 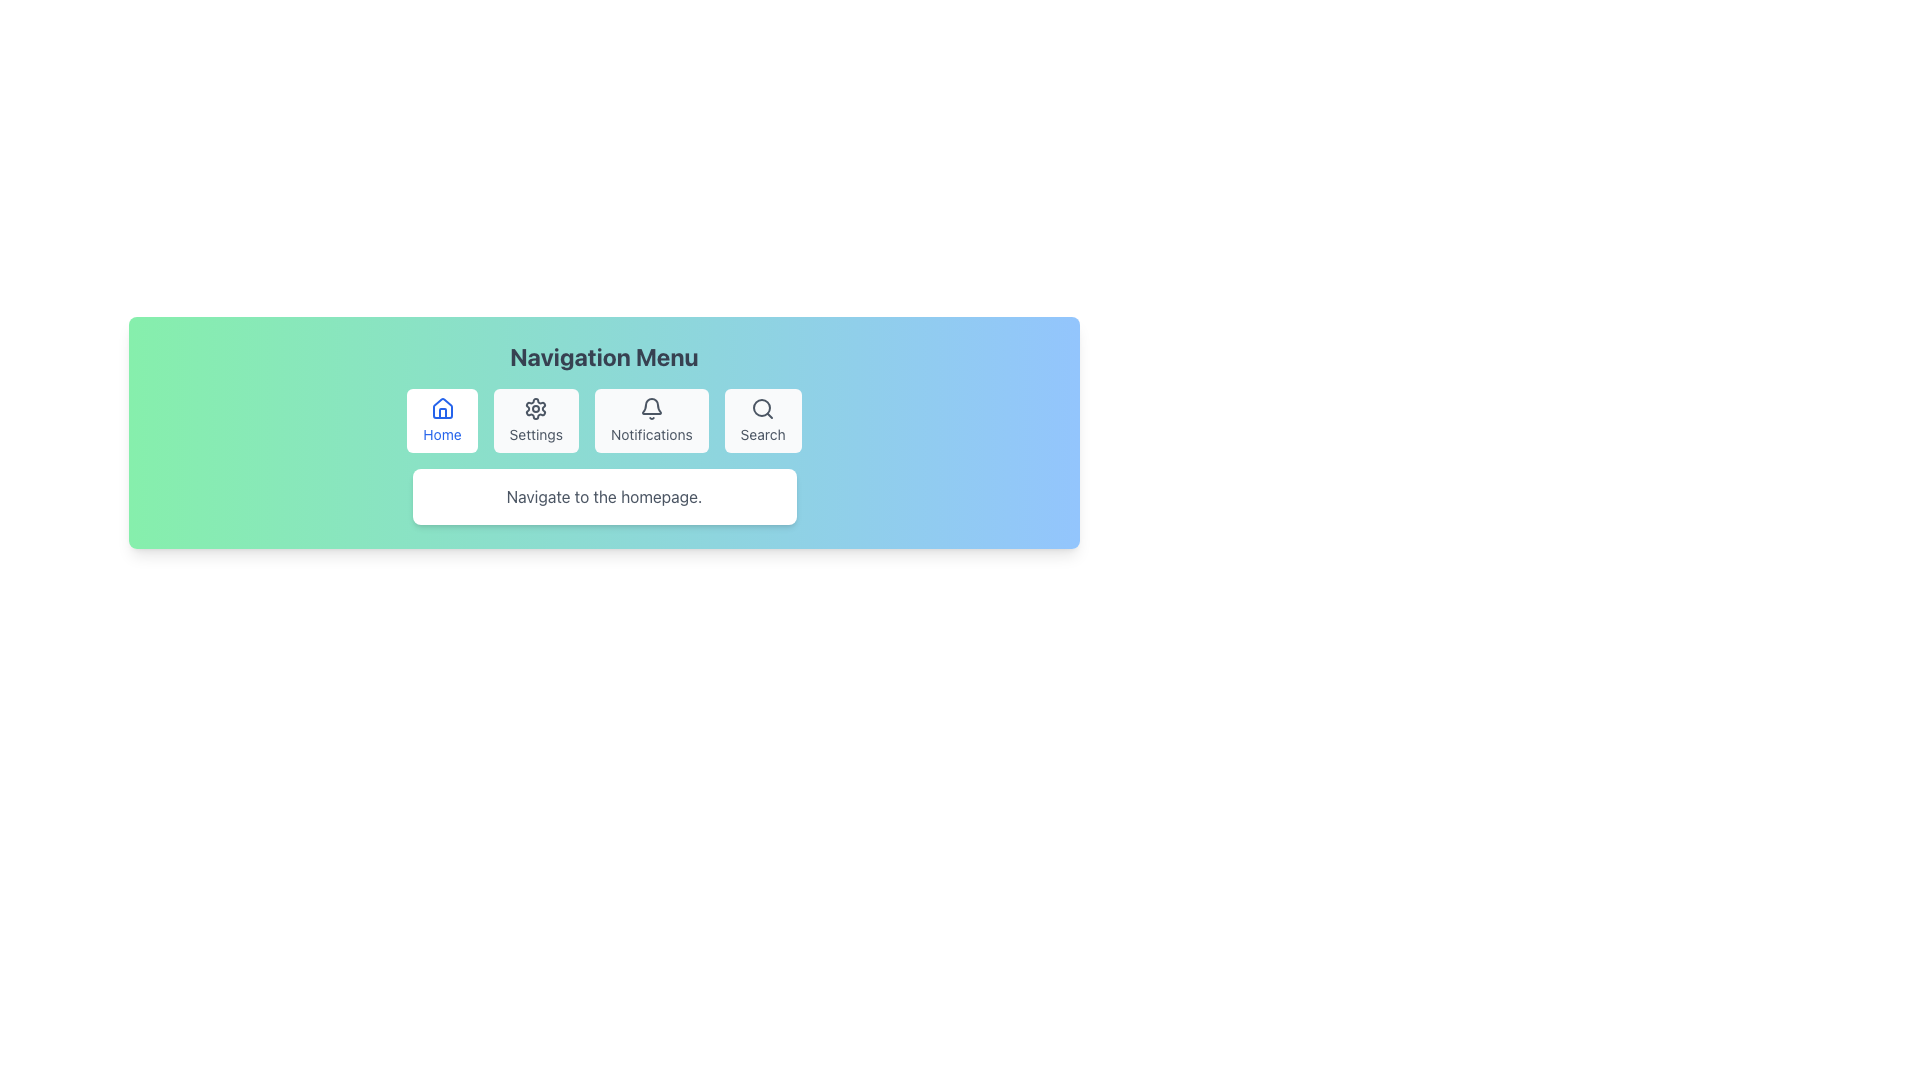 What do you see at coordinates (536, 407) in the screenshot?
I see `the 'Settings' button, which features a gear-like icon, located in the main navigation menu as the second button from the left` at bounding box center [536, 407].